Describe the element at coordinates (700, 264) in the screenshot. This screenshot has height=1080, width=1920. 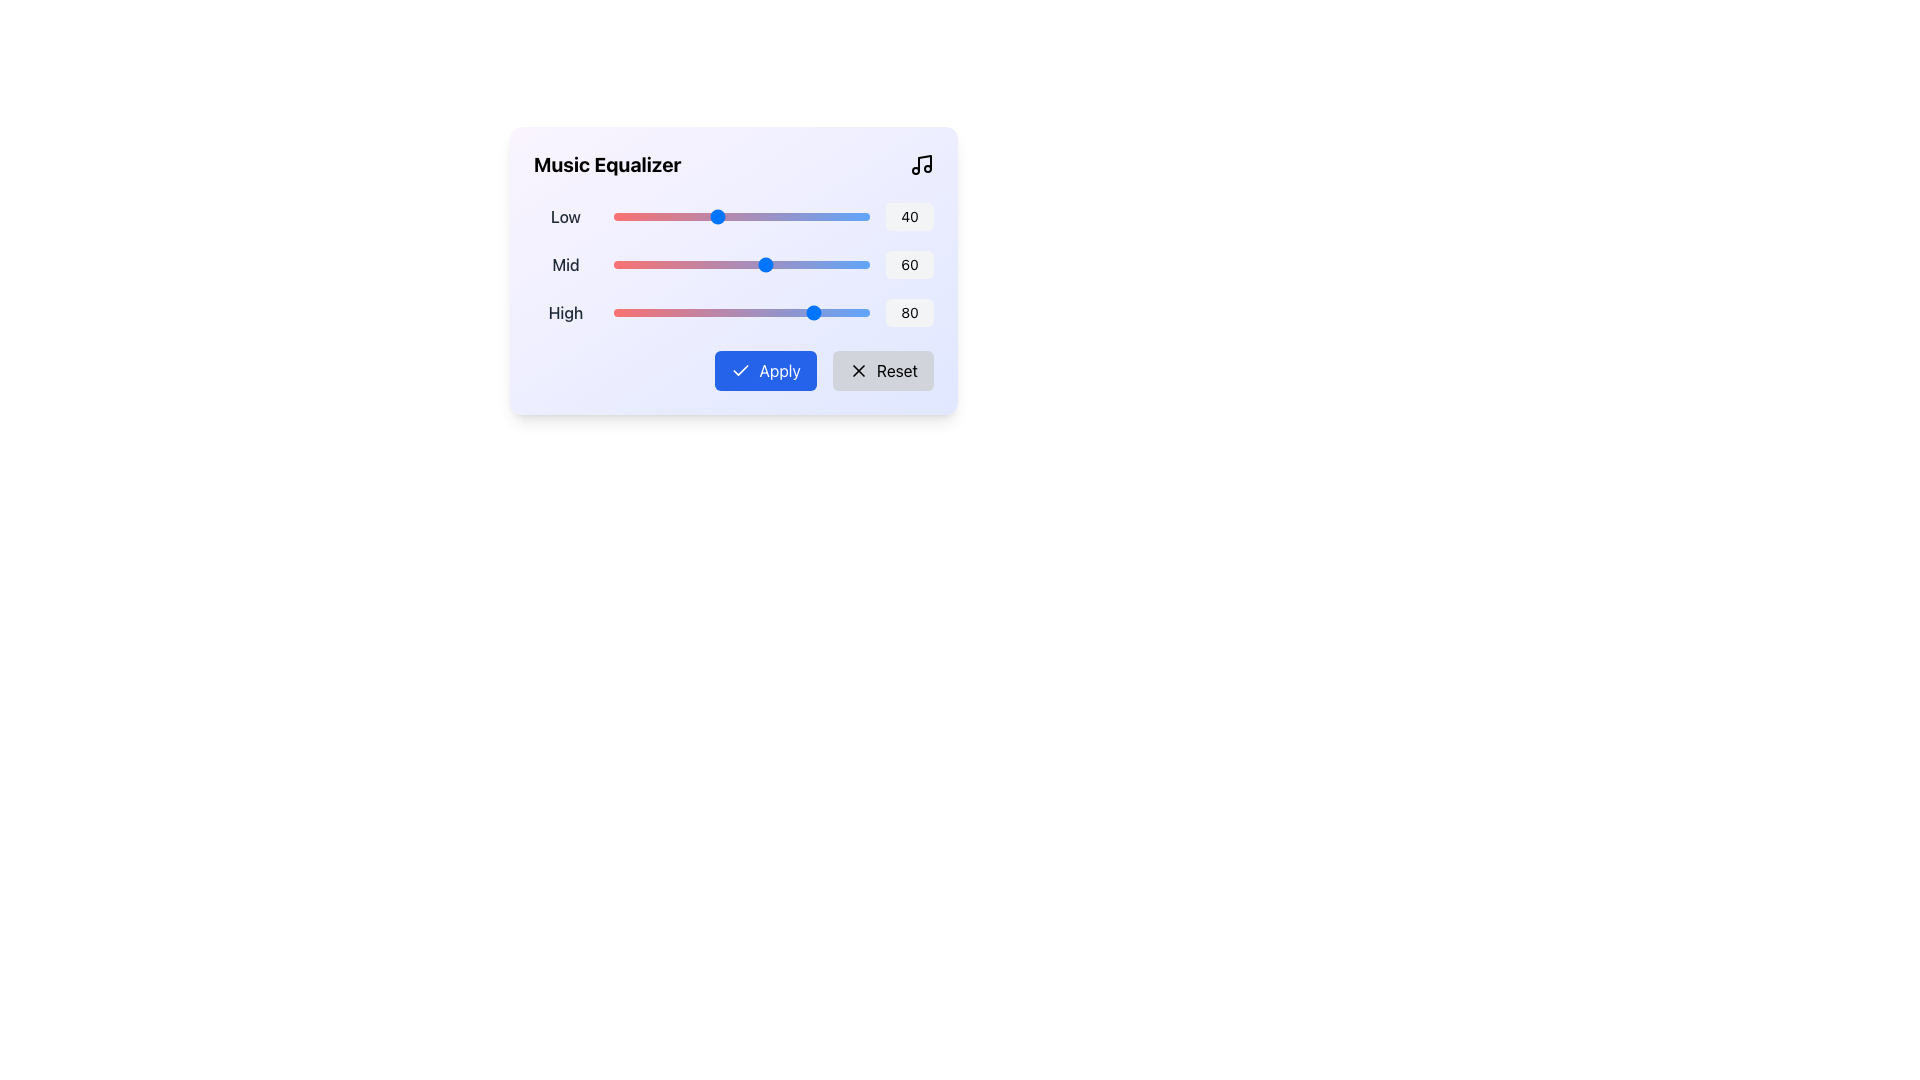
I see `the 'Mid' equalizer slider` at that location.